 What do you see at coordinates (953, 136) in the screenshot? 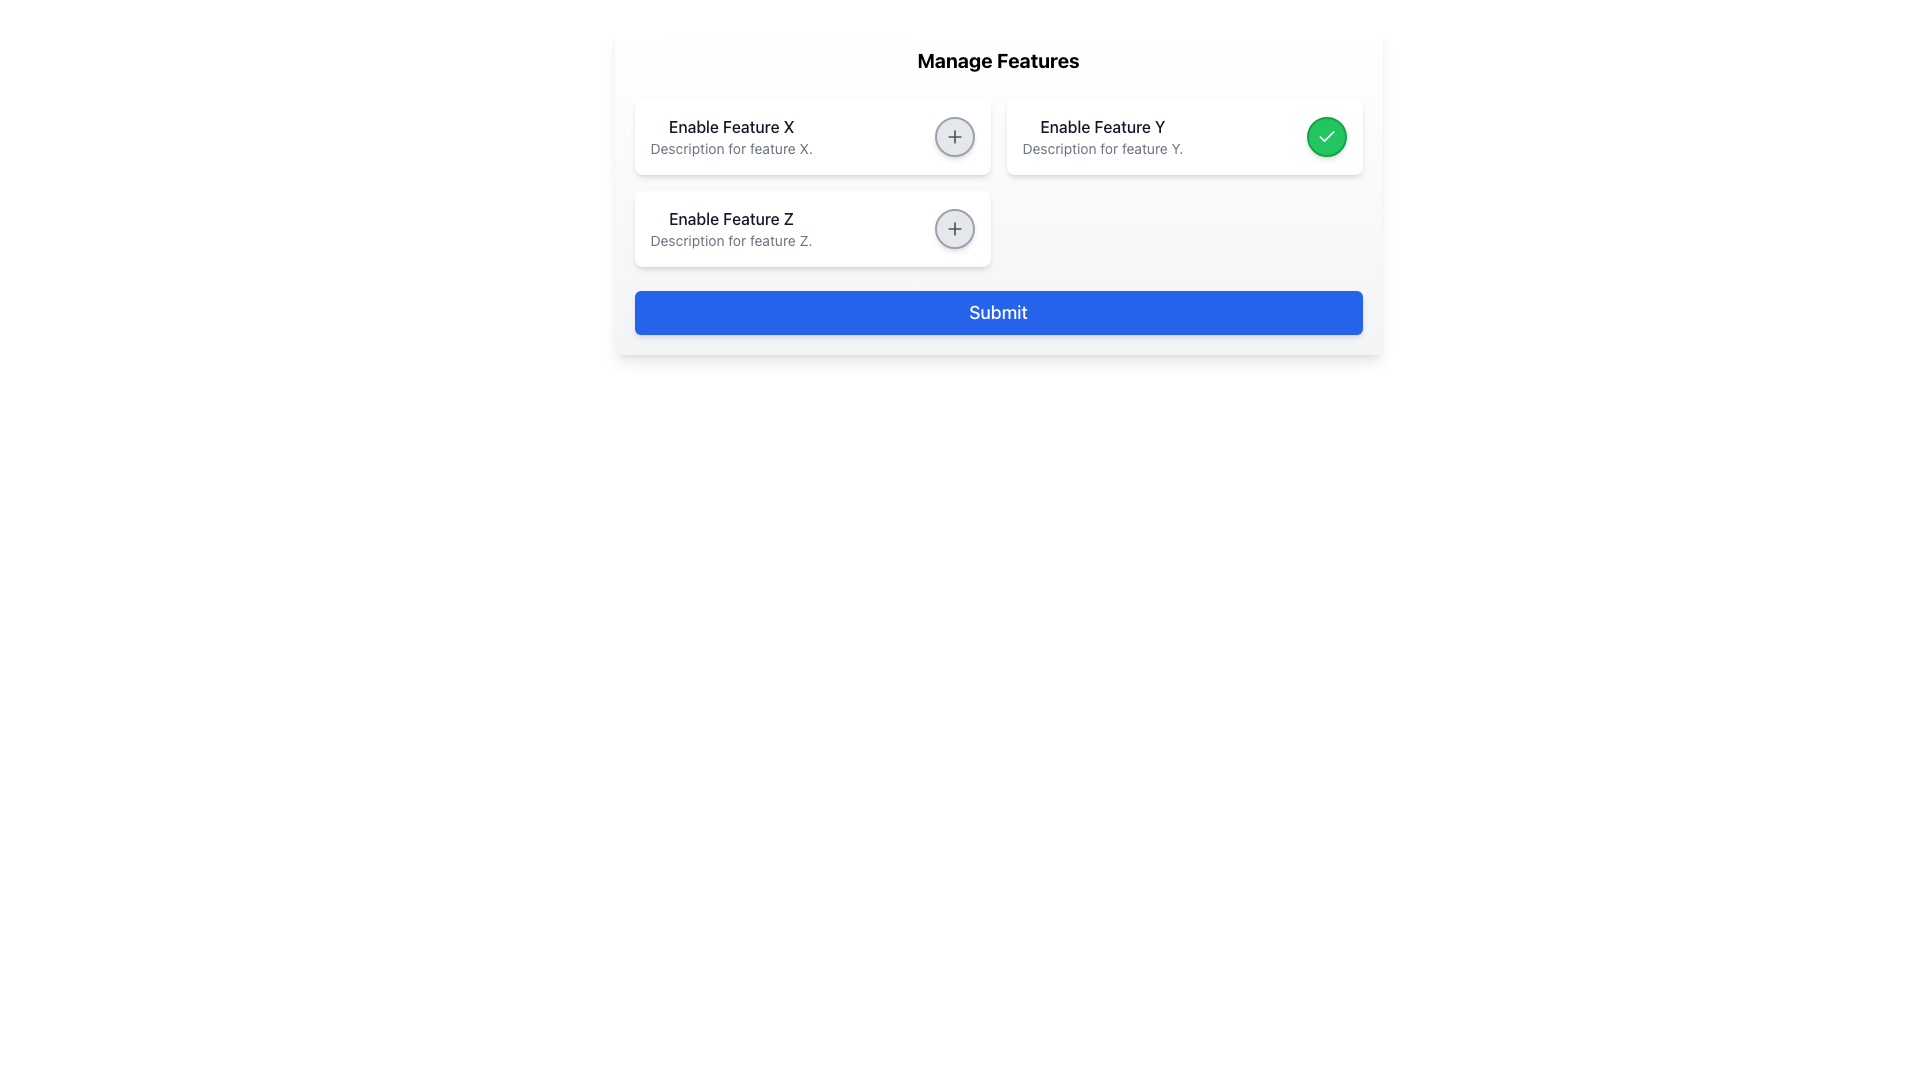
I see `the plus sign icon within the gray circular button located below the 'Enable Feature Z' text and above the Submit button` at bounding box center [953, 136].